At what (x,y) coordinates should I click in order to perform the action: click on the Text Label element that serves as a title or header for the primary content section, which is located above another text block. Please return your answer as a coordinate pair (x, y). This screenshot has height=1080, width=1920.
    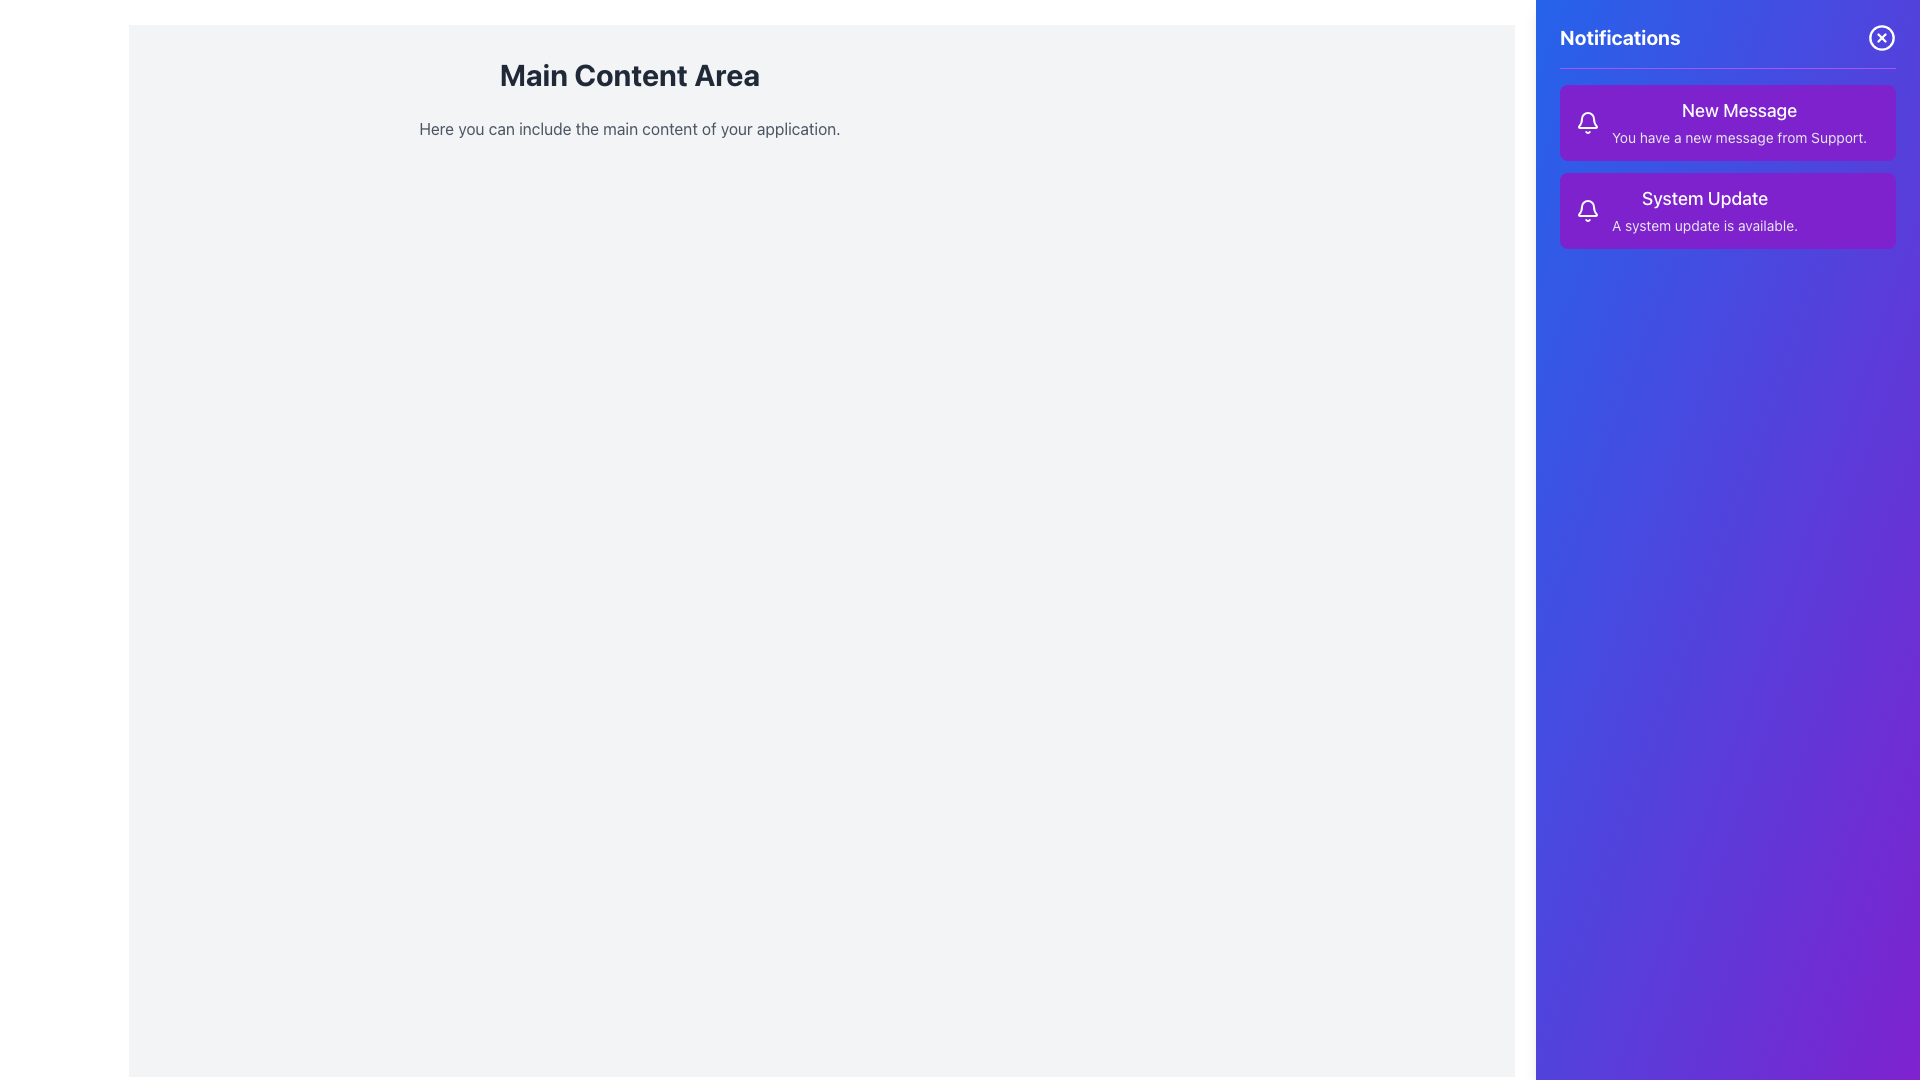
    Looking at the image, I should click on (628, 73).